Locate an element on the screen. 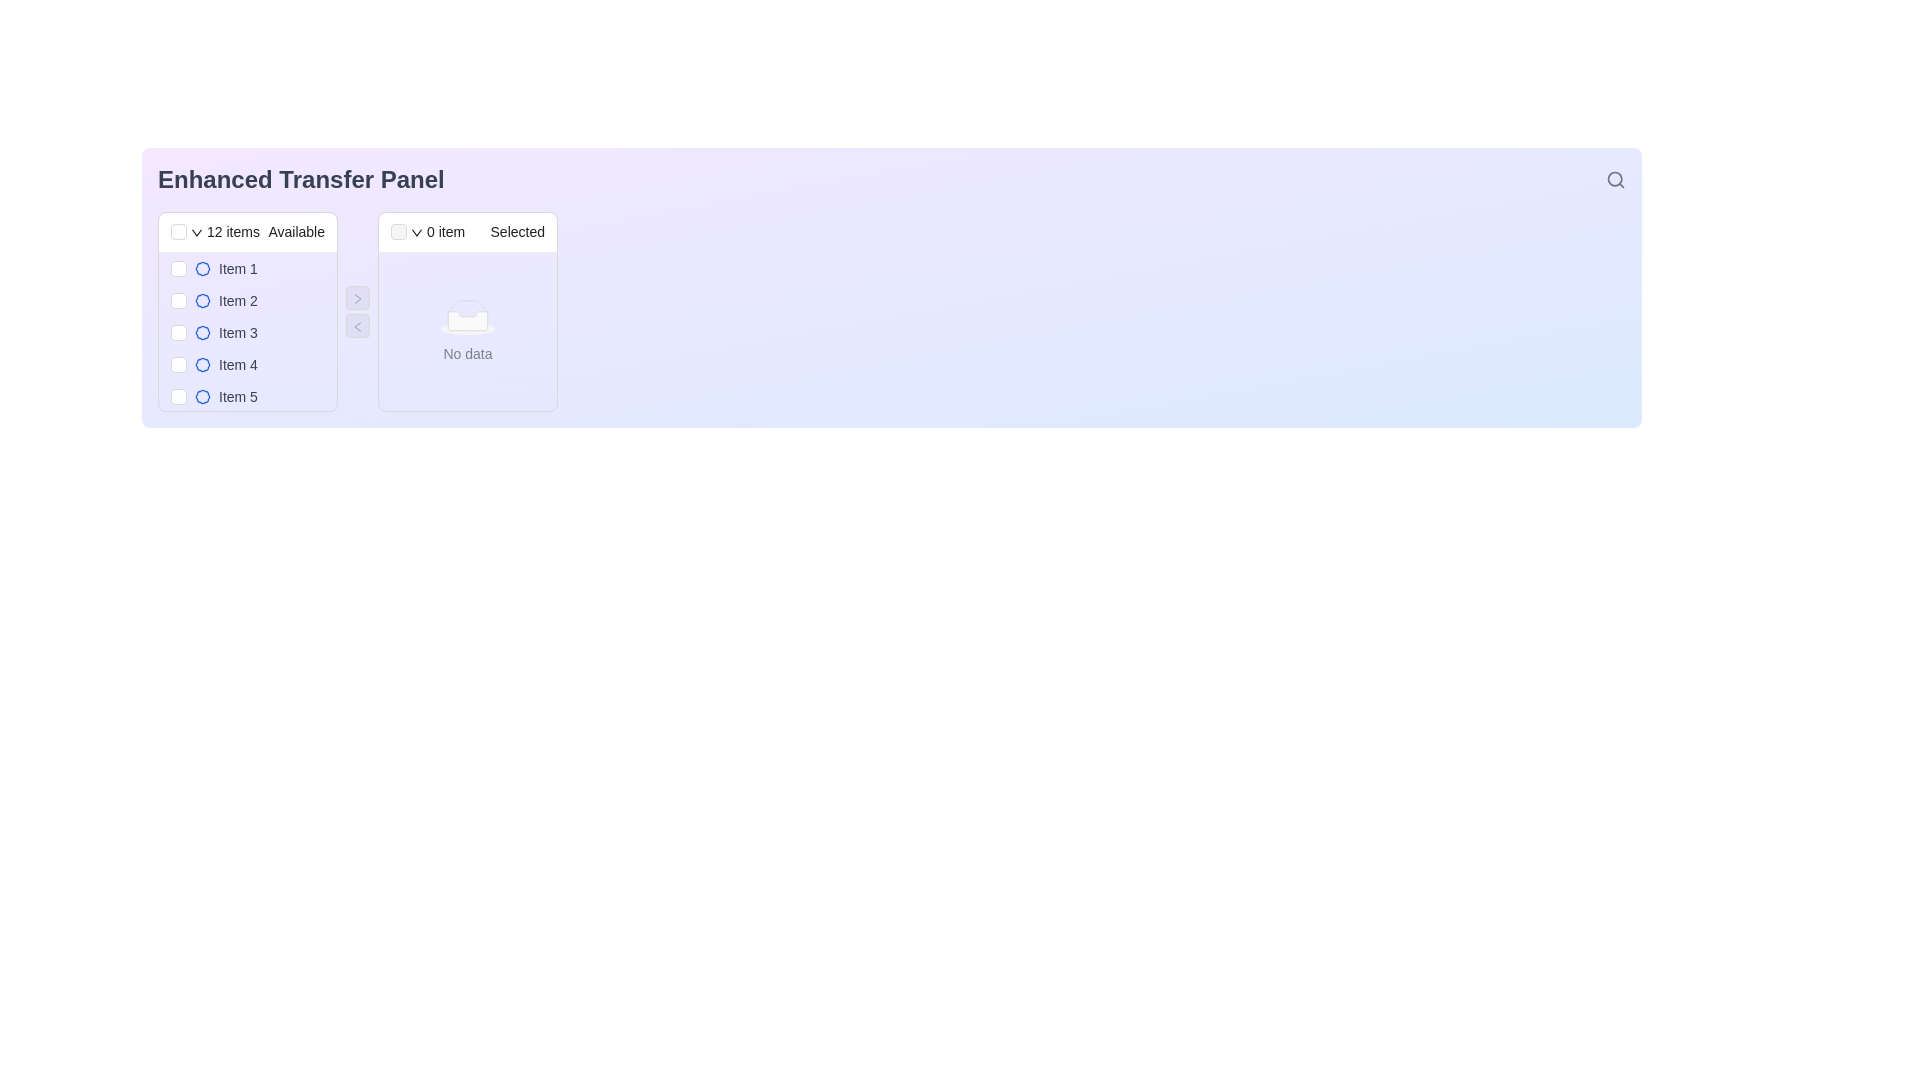 This screenshot has width=1920, height=1080. the minimalist square checkbox located to the left of the text label 'Item 1' within the 'Available' panel of the transfer list is located at coordinates (178, 268).